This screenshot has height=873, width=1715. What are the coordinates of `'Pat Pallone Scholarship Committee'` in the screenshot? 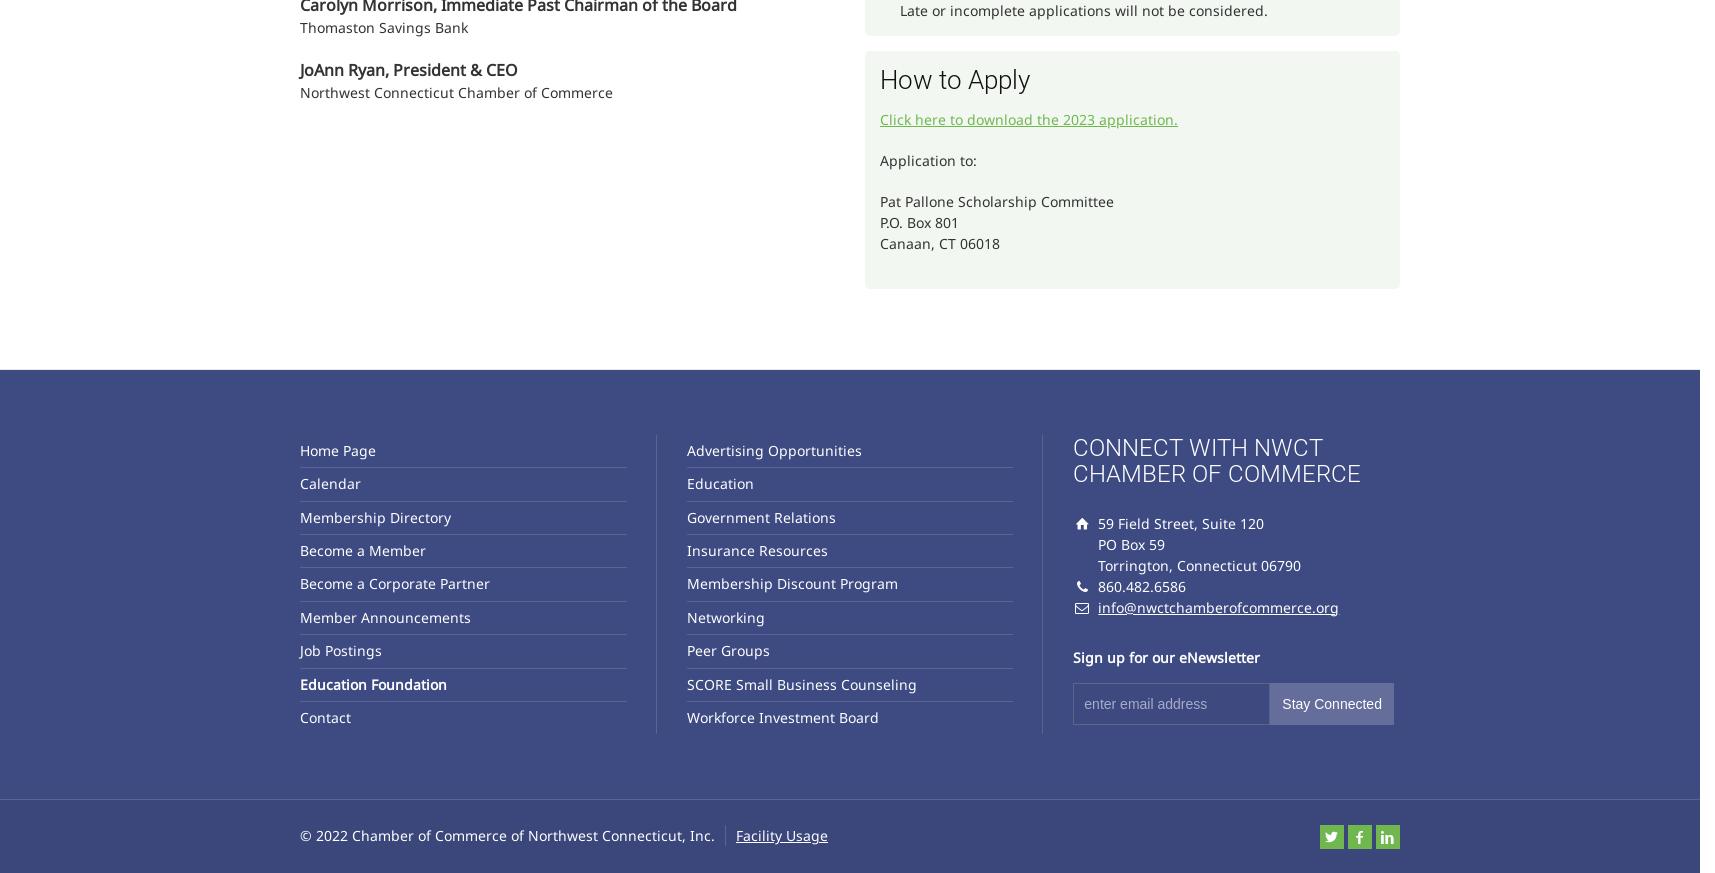 It's located at (995, 199).